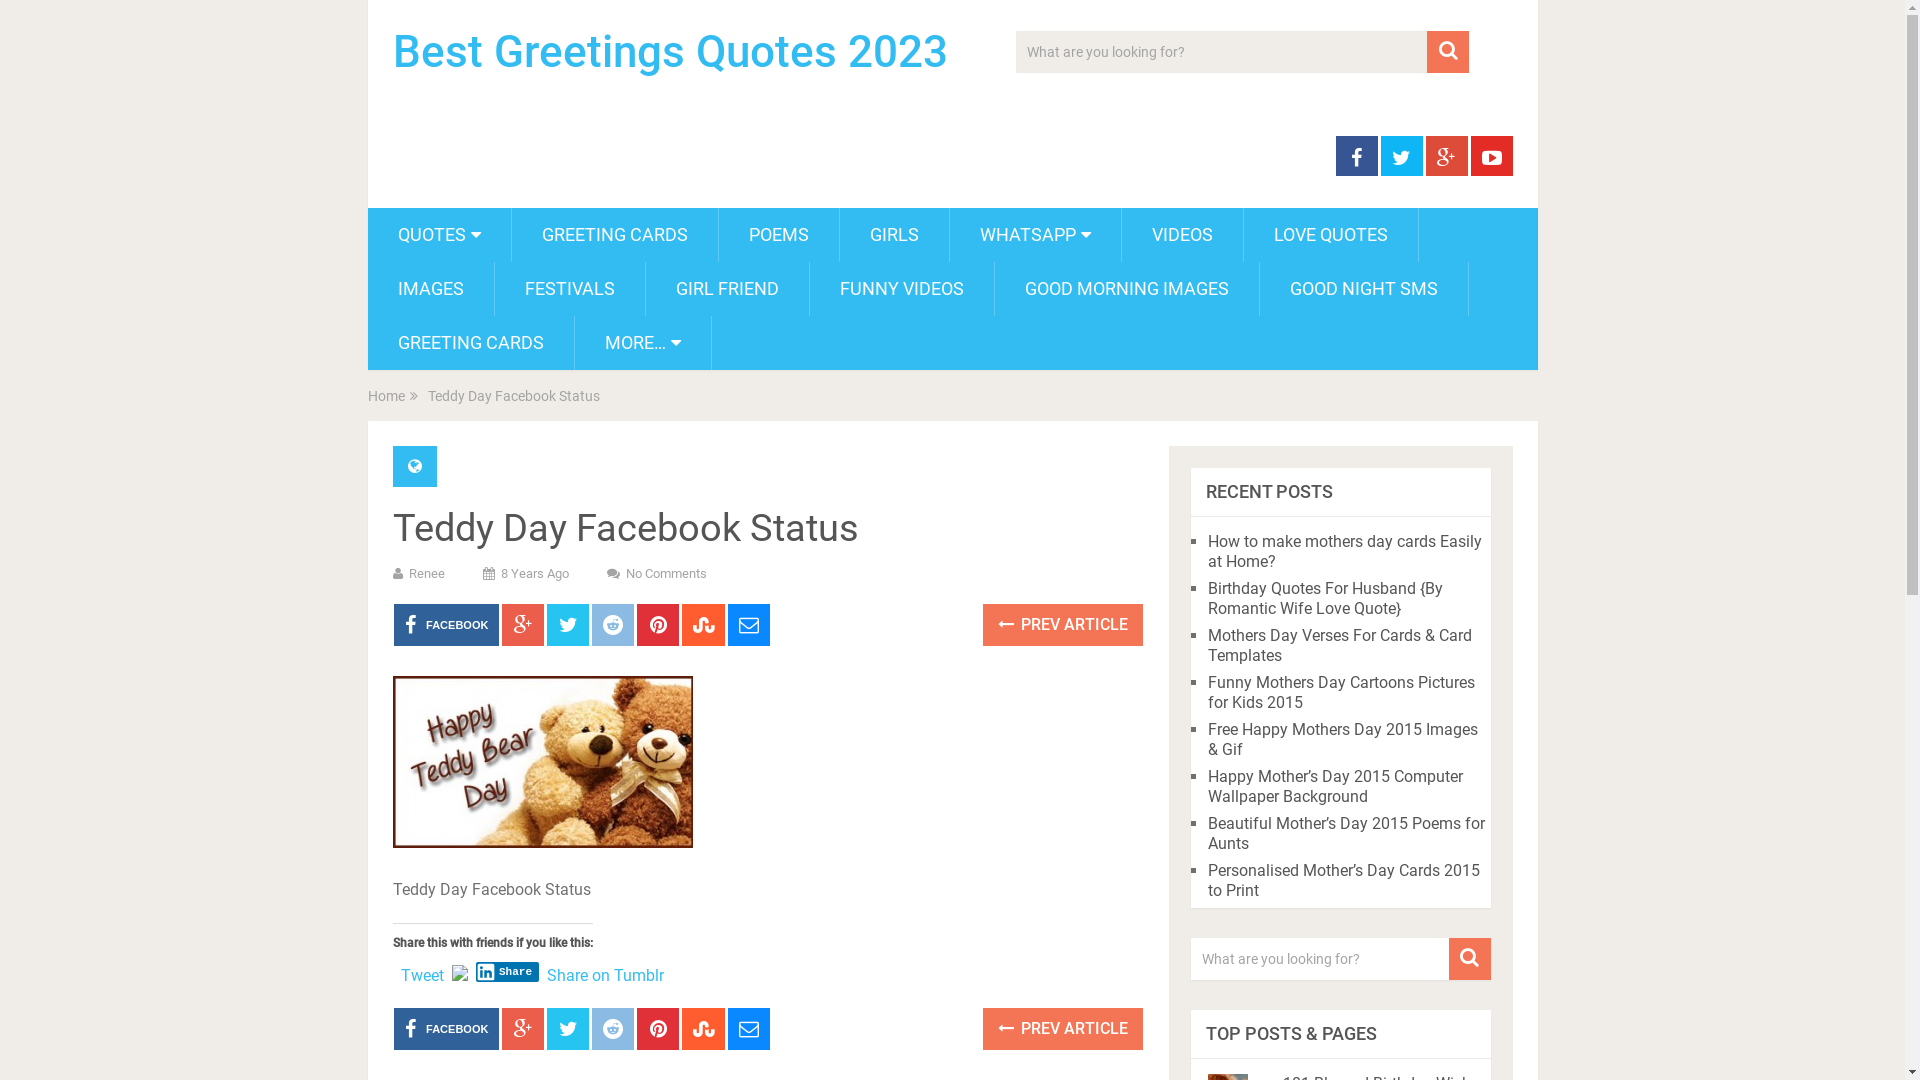  Describe the element at coordinates (1182, 234) in the screenshot. I see `'VIDEOS'` at that location.